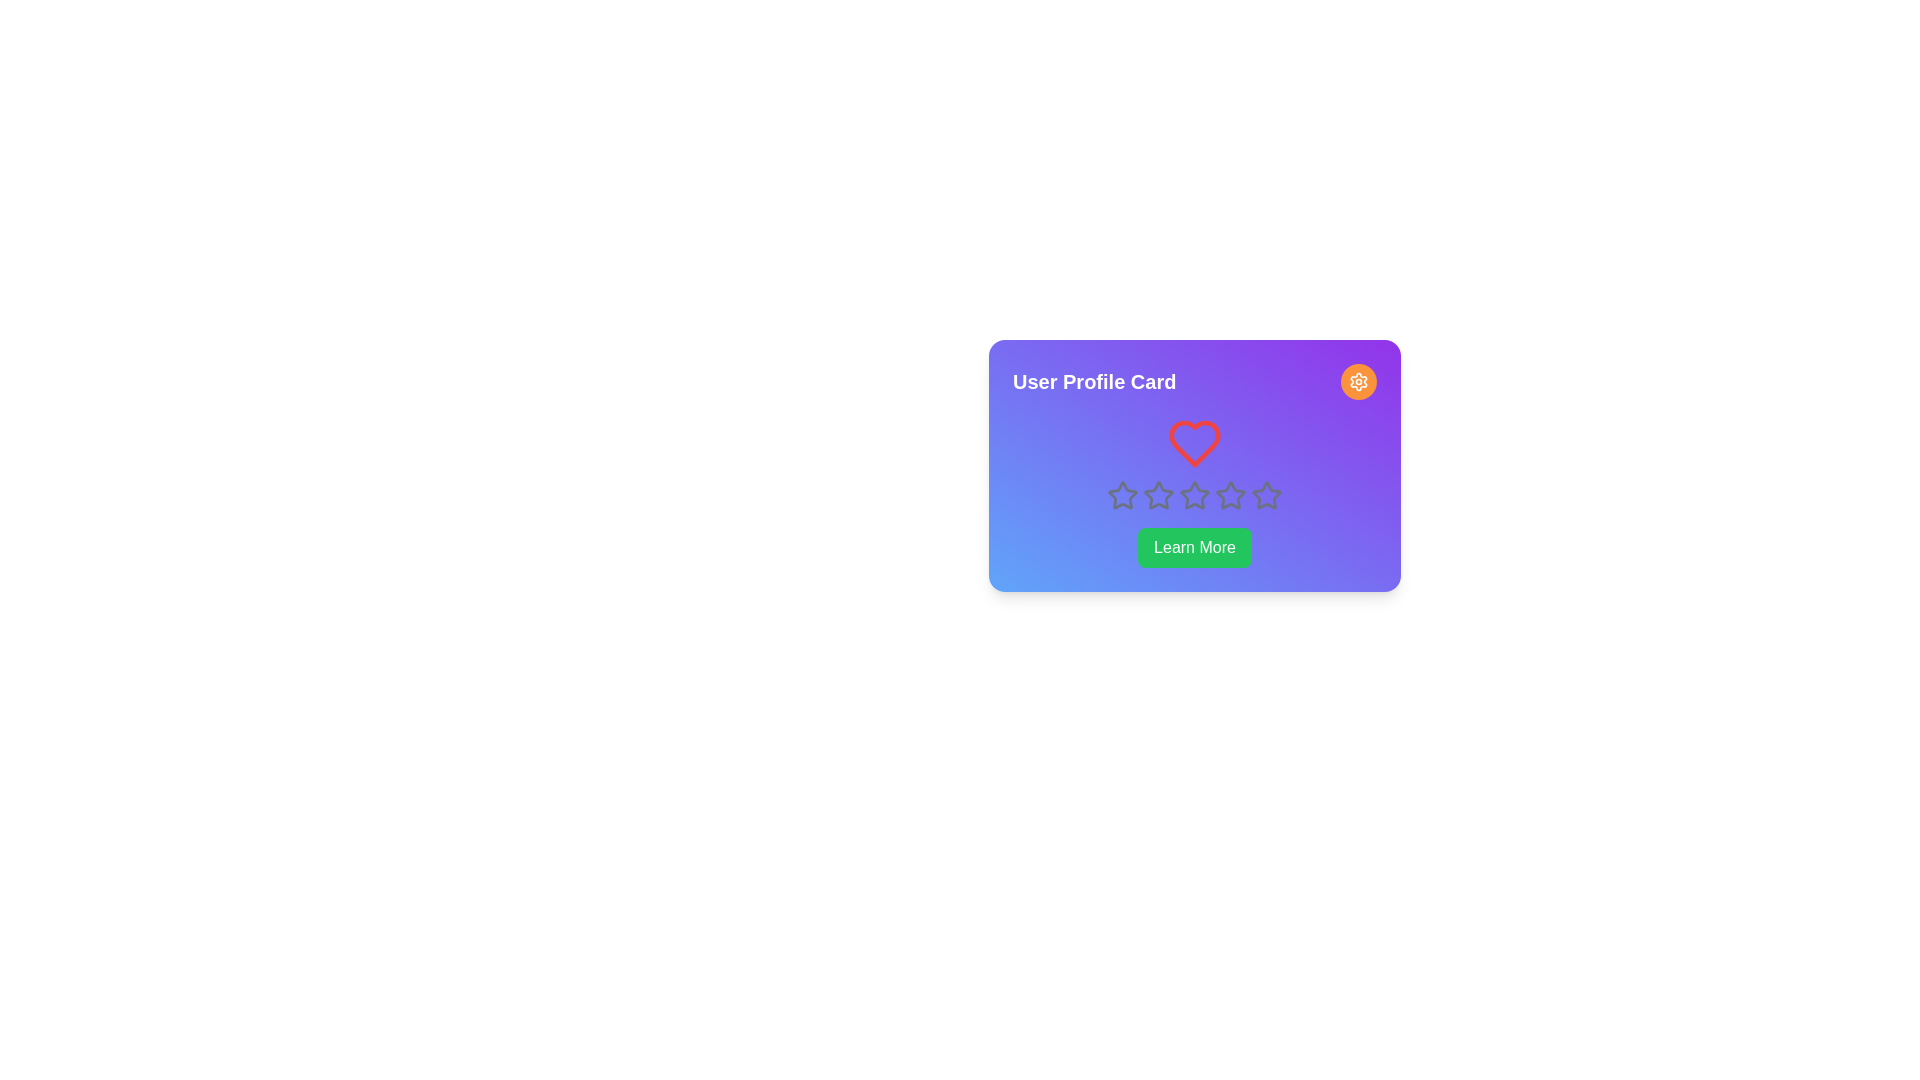 The image size is (1920, 1080). I want to click on the fourth star icon in the rating interface, so click(1229, 495).